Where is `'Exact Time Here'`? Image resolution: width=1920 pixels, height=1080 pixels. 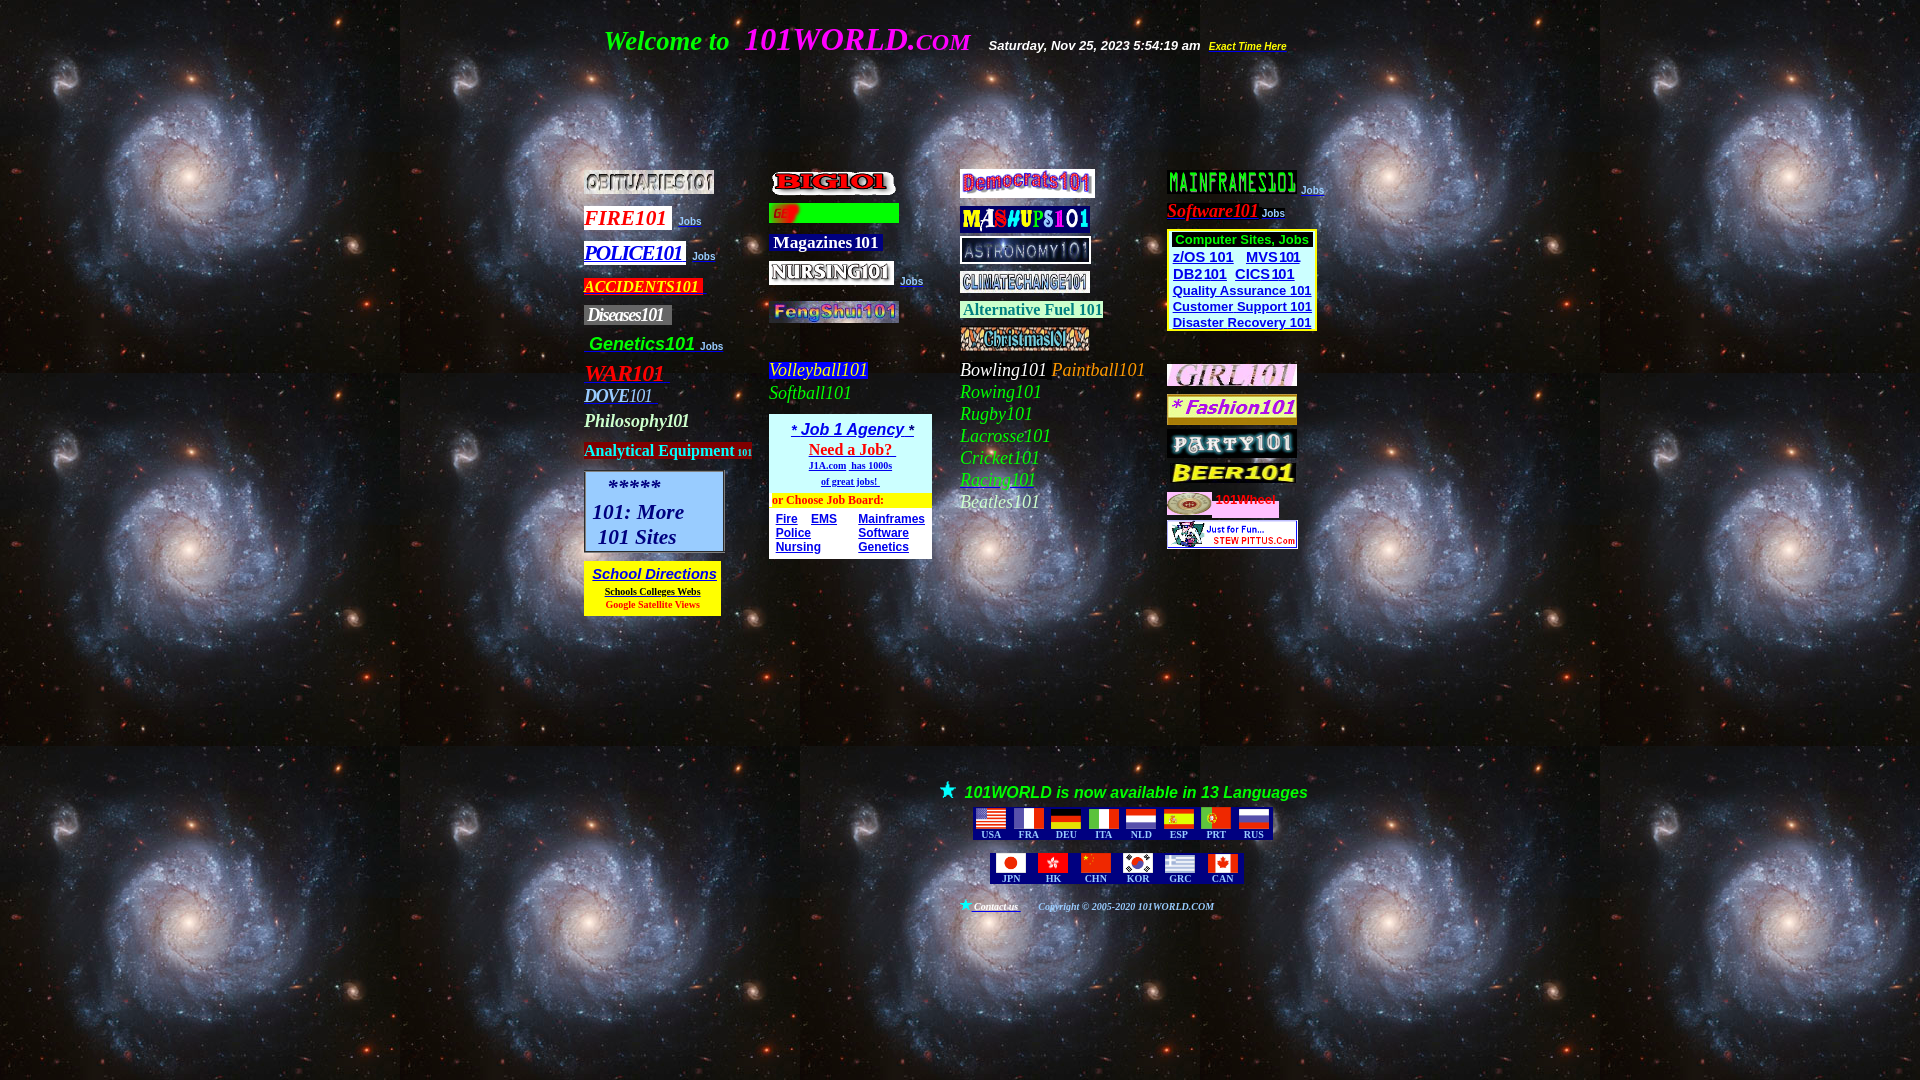
'Exact Time Here' is located at coordinates (1247, 45).